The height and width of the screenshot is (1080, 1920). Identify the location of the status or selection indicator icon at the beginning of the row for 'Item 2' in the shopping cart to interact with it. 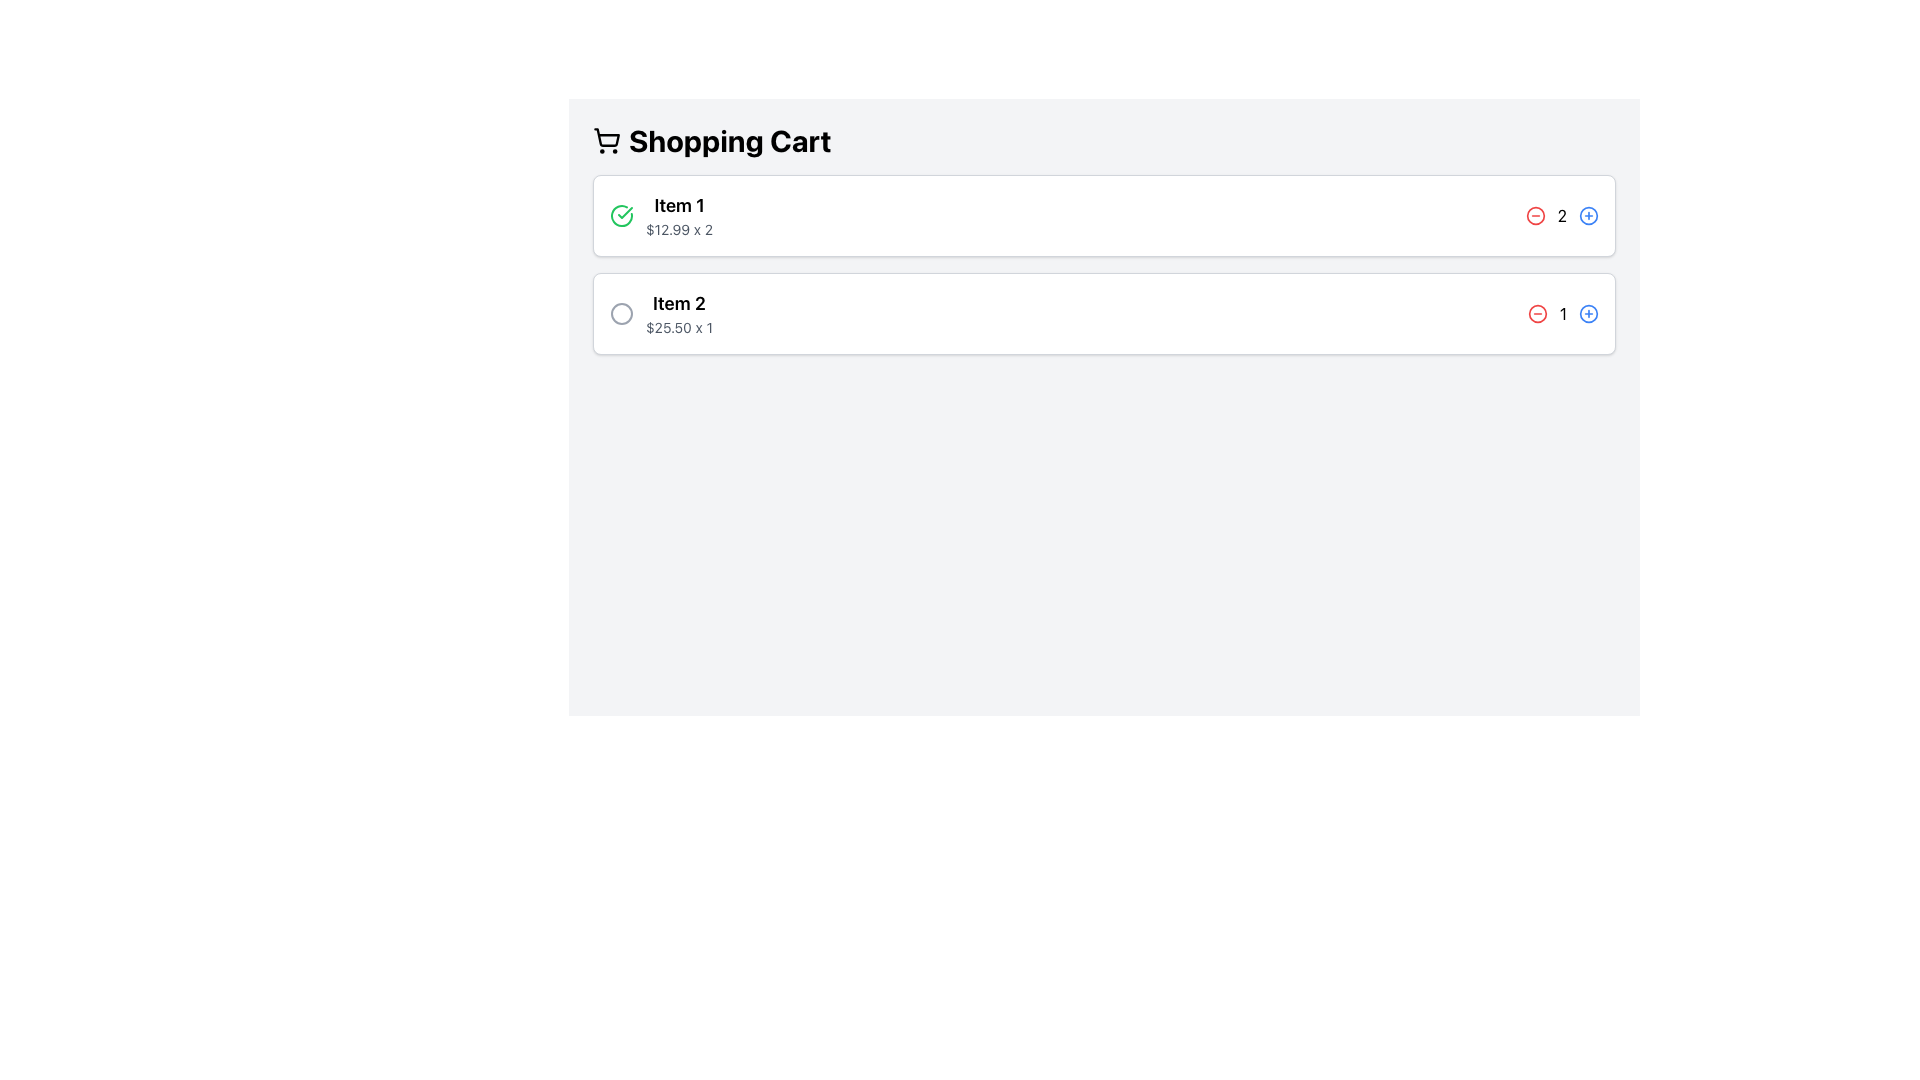
(621, 313).